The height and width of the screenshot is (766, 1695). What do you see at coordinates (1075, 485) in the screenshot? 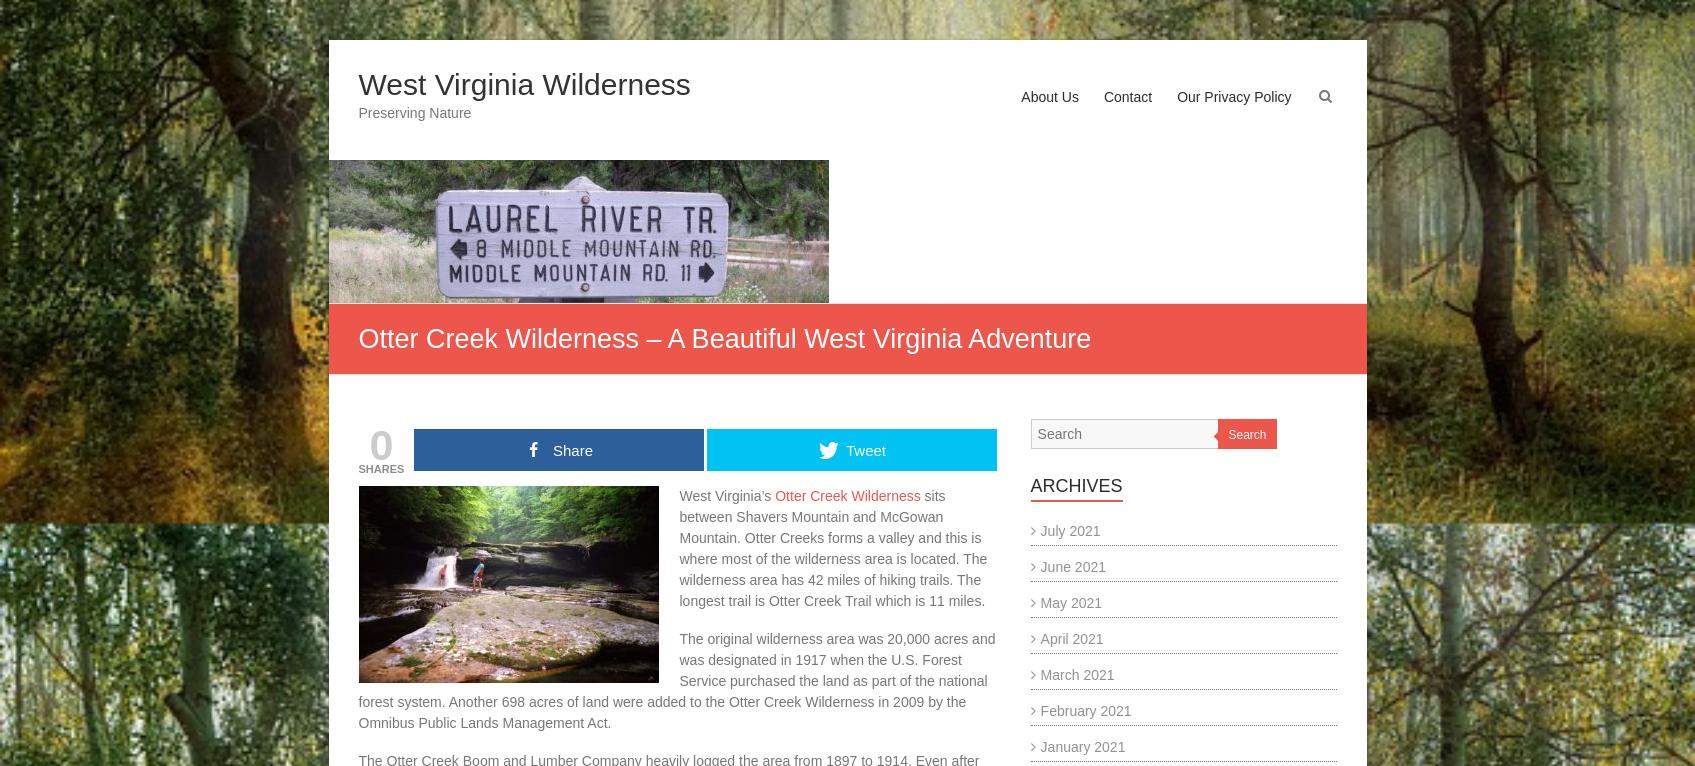
I see `'Archives'` at bounding box center [1075, 485].